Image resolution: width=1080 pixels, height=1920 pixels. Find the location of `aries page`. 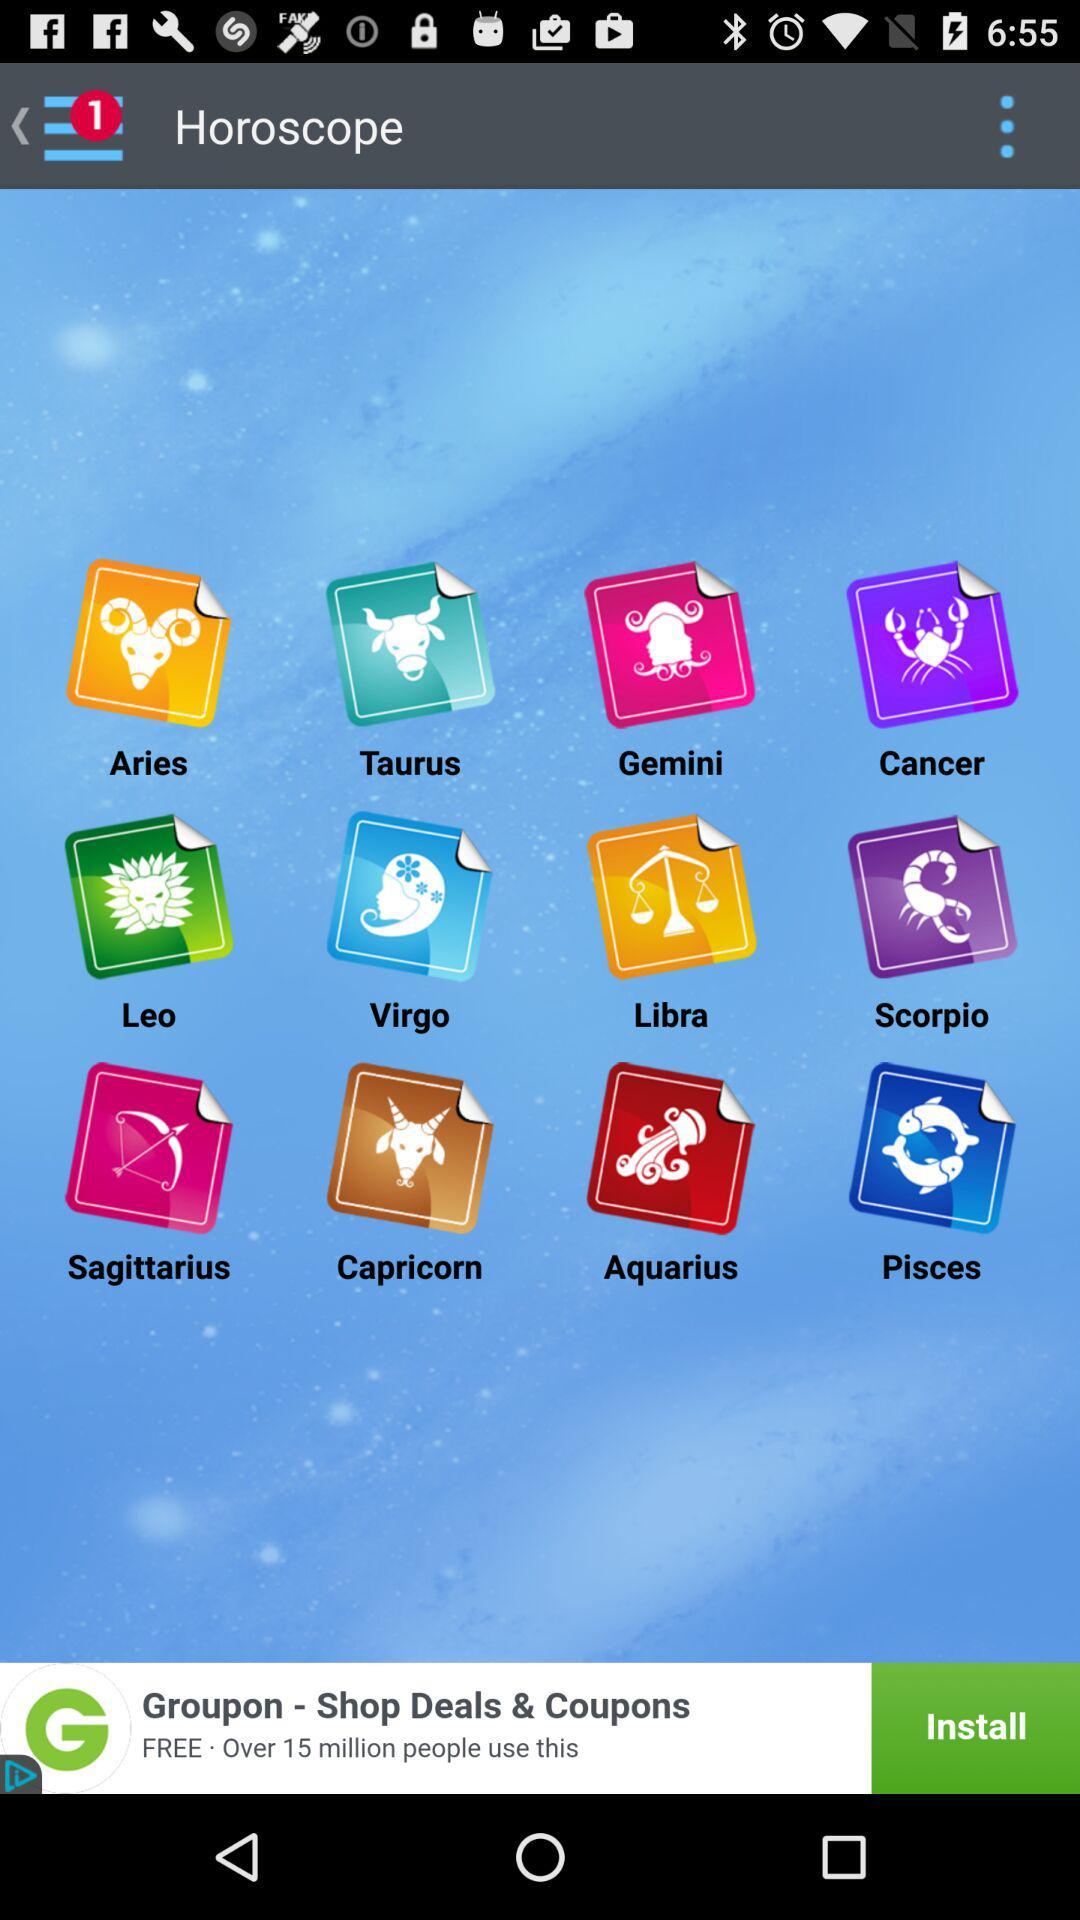

aries page is located at coordinates (147, 644).